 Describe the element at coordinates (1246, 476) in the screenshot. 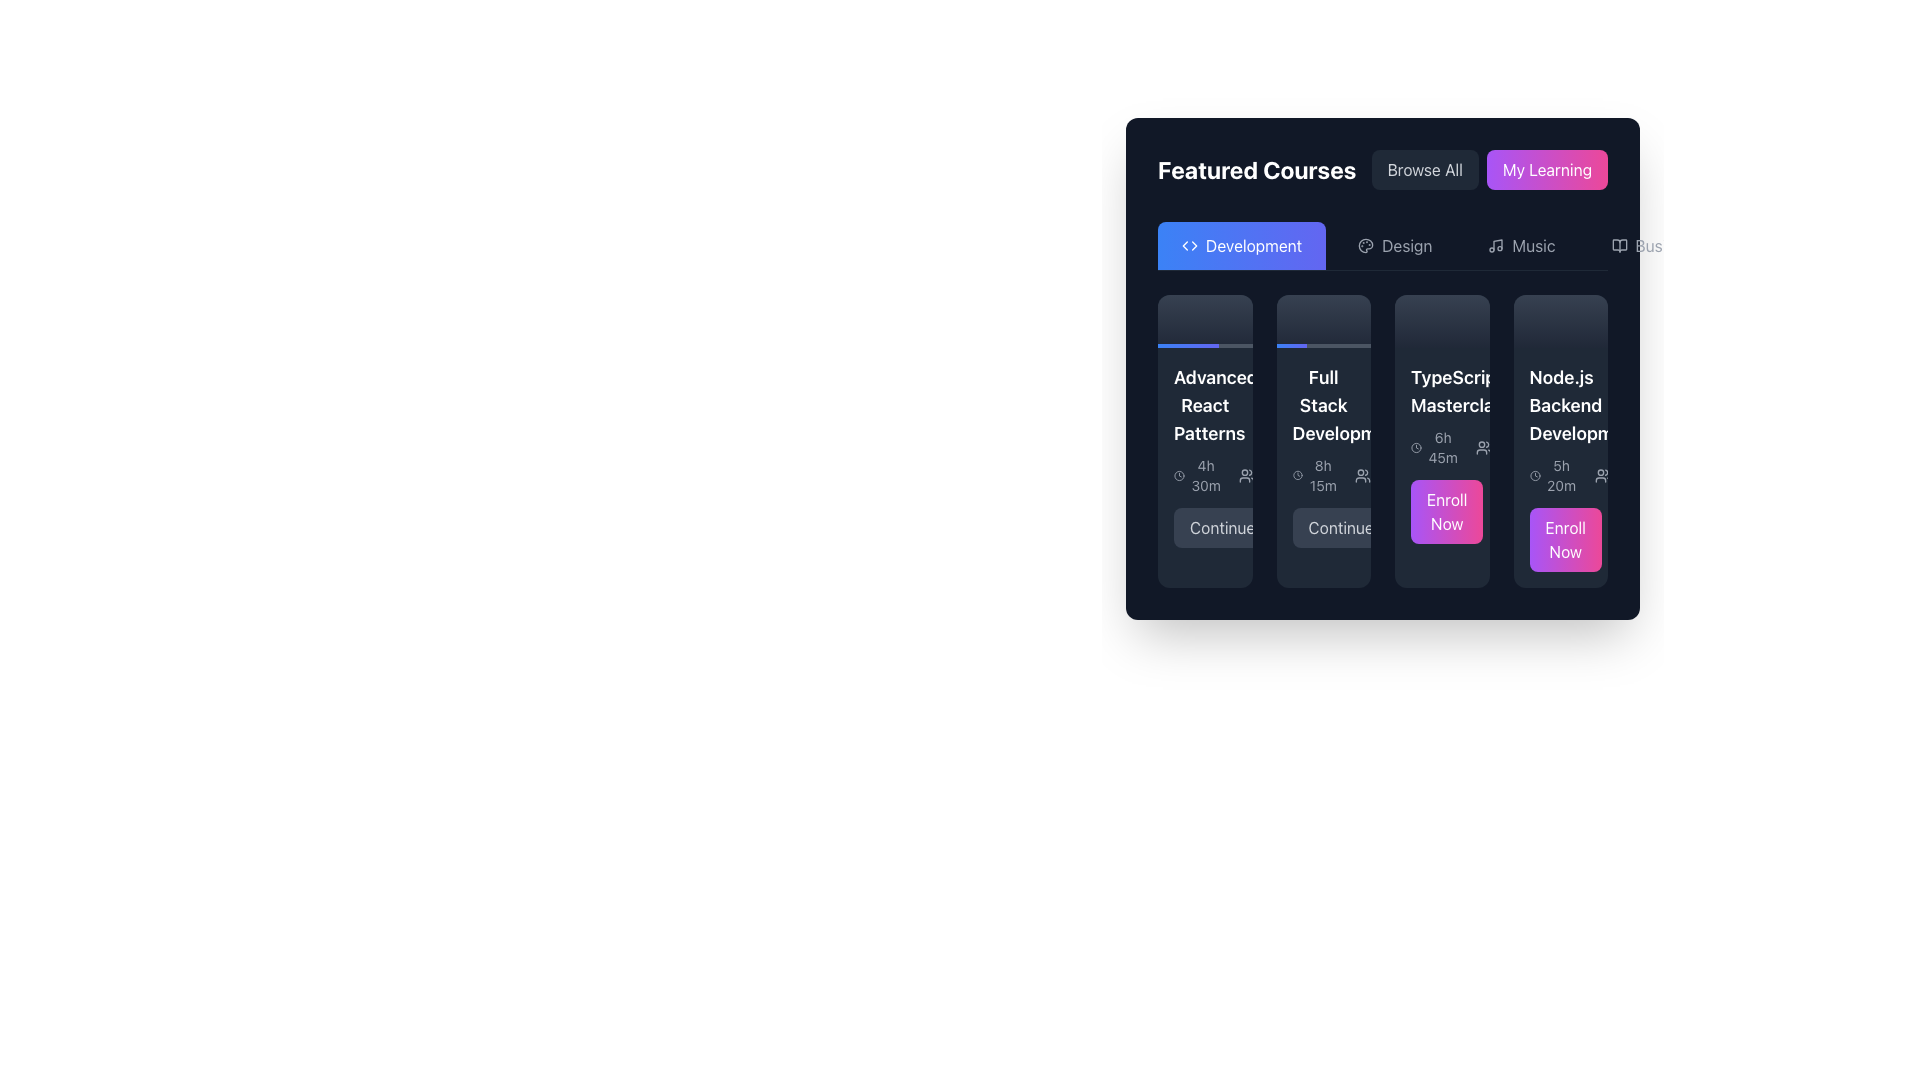

I see `the user representation icon located to the left of the numeric label '1,234' in the header section for interaction` at that location.